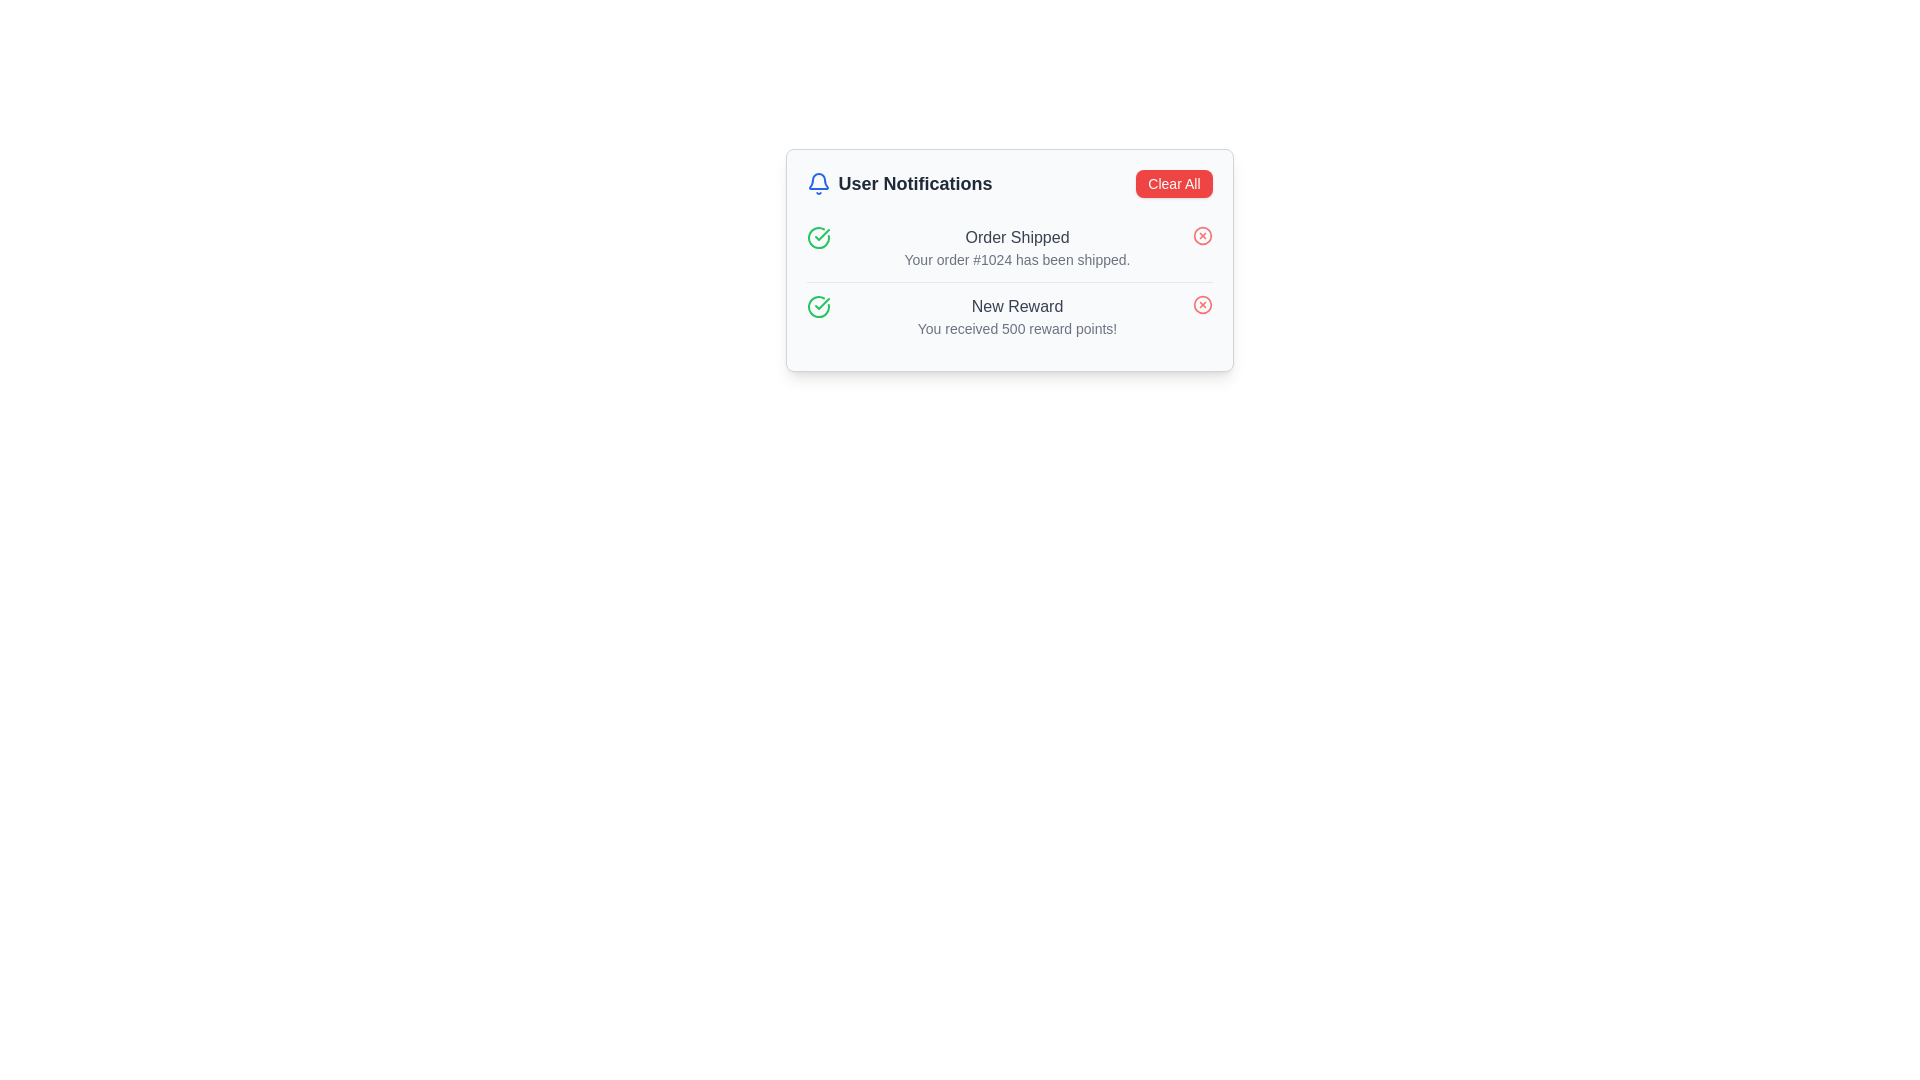 The image size is (1920, 1080). Describe the element at coordinates (1174, 184) in the screenshot. I see `the rounded rectangular red button labeled 'Clear All' located on the far right side of the 'User Notifications' section` at that location.